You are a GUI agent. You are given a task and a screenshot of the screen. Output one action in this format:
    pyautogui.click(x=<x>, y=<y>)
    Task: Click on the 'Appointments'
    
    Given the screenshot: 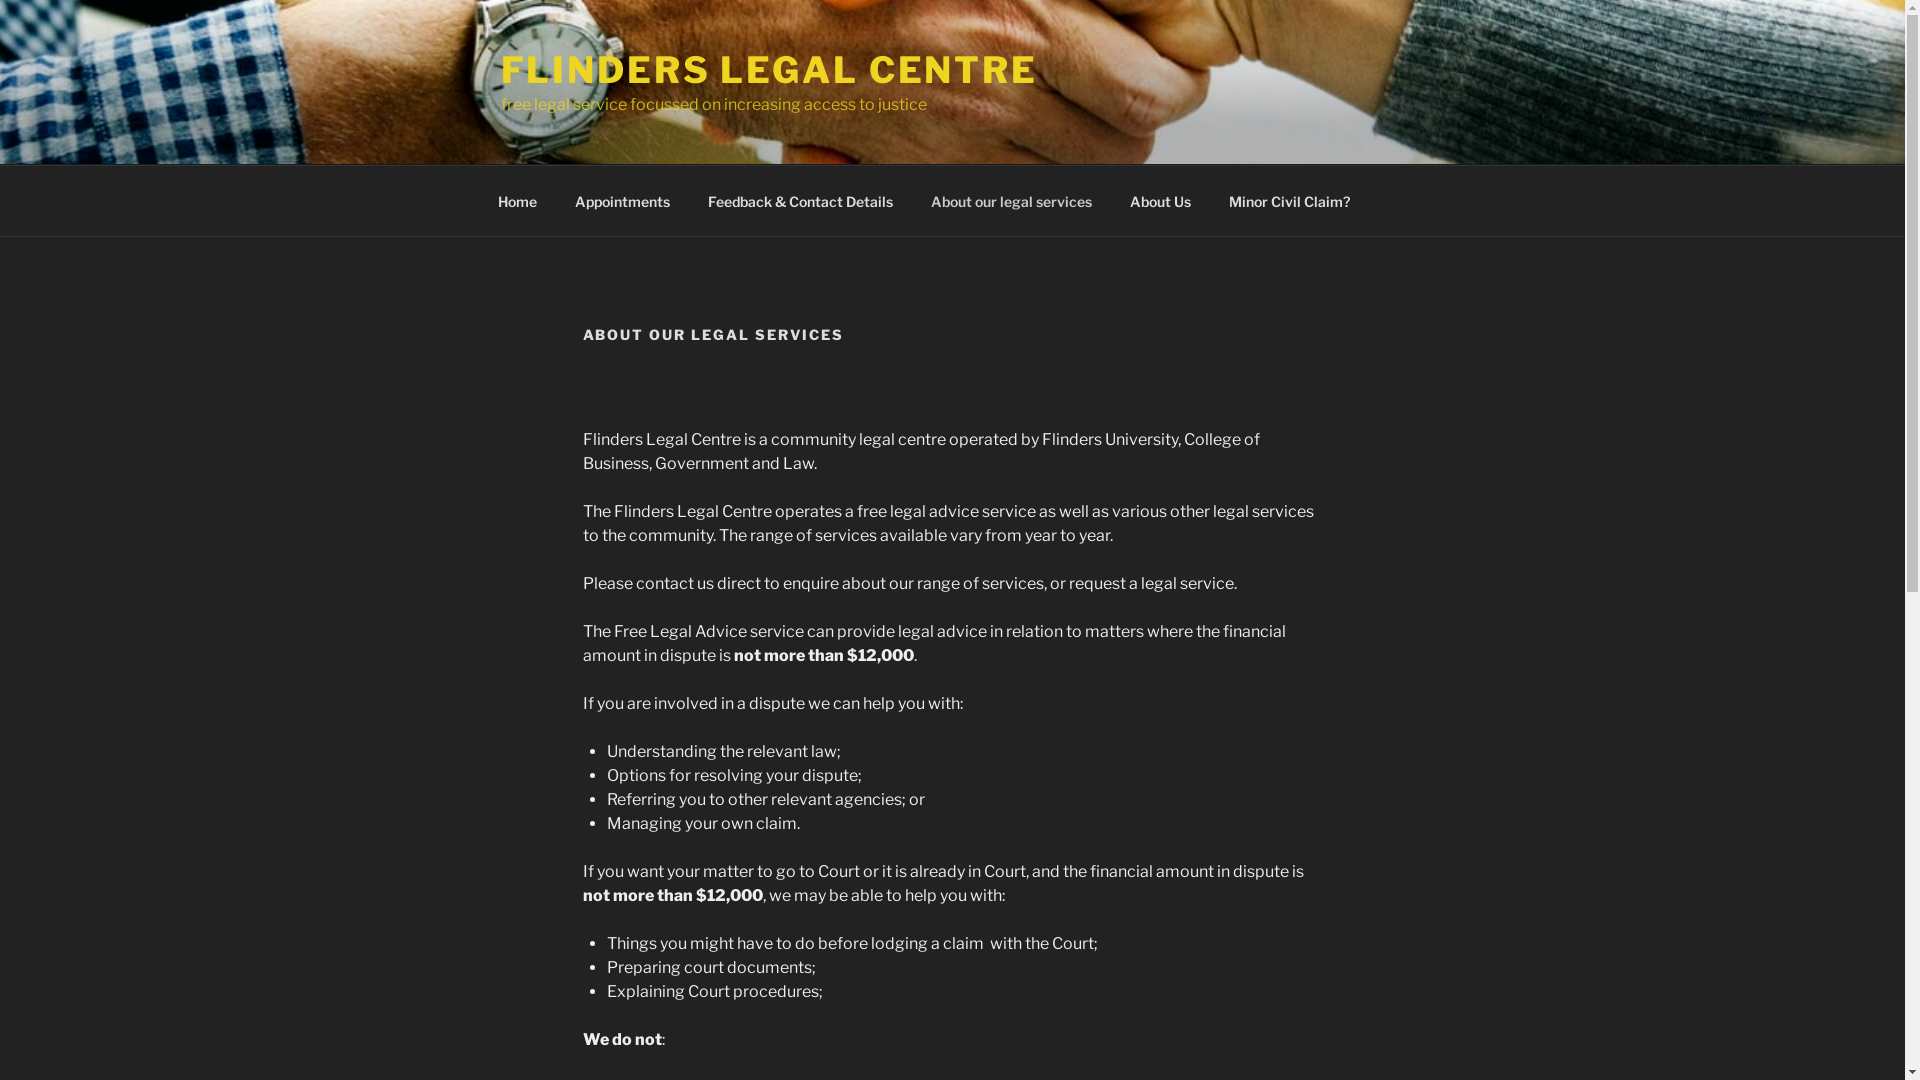 What is the action you would take?
    pyautogui.click(x=622, y=200)
    